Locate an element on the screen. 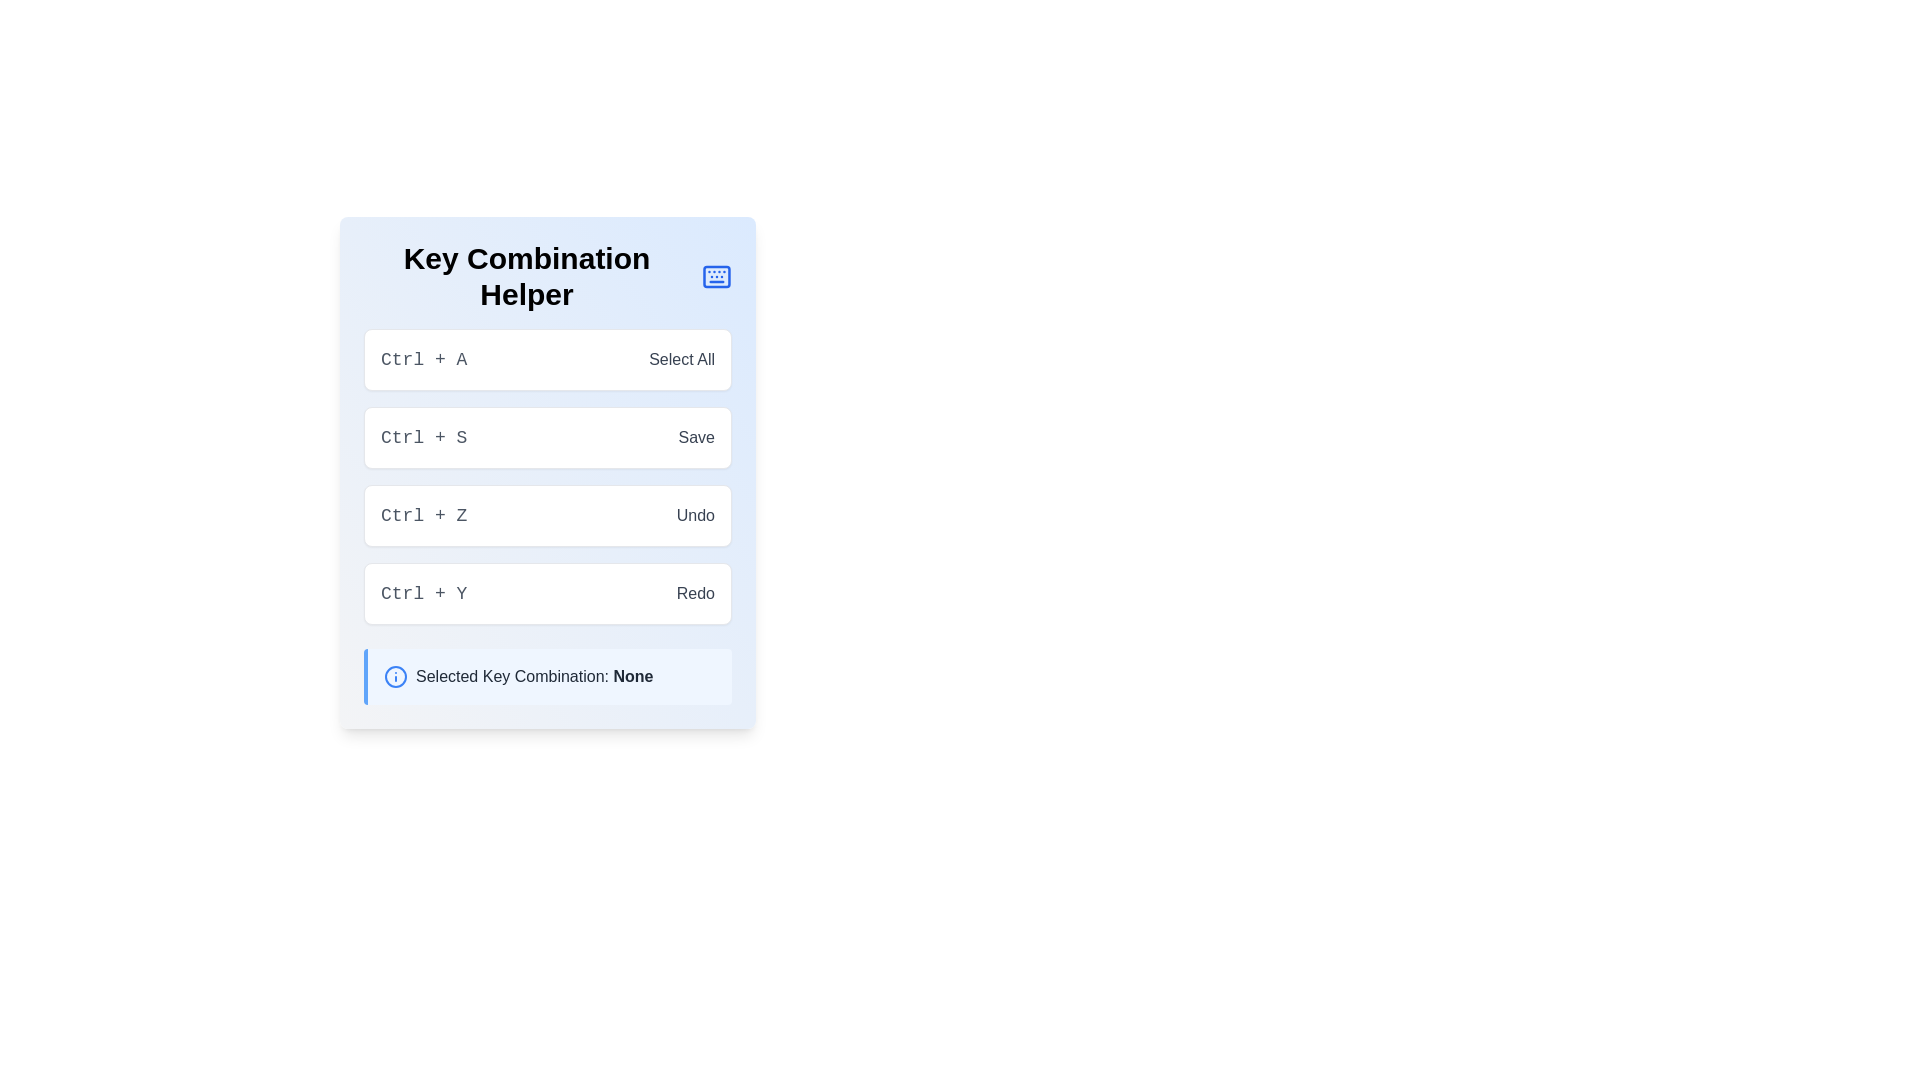  the Text label displaying 'None,' which indicates the current state of the selected key combination, located at the end of the text 'Selected Key Combination:' near the bottom-left corner of the interface is located at coordinates (632, 675).